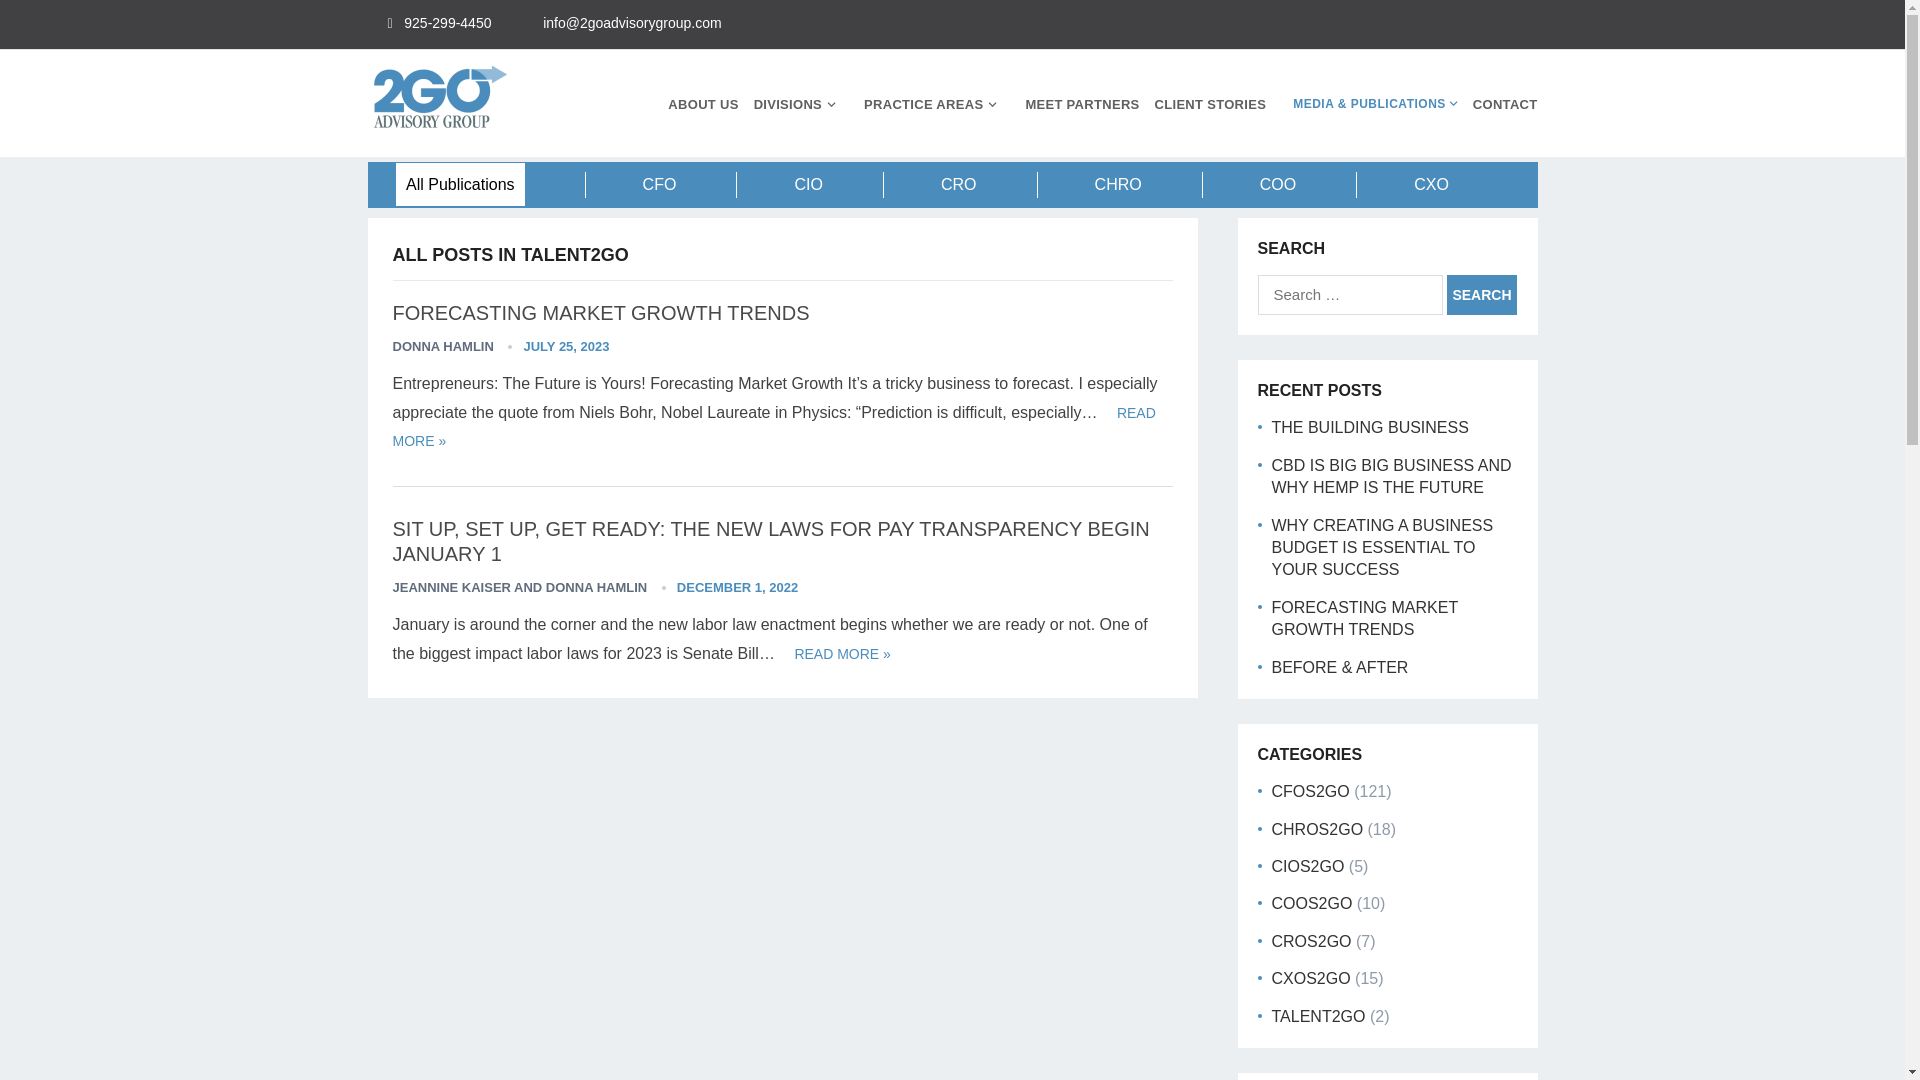  What do you see at coordinates (660, 184) in the screenshot?
I see `'CFO'` at bounding box center [660, 184].